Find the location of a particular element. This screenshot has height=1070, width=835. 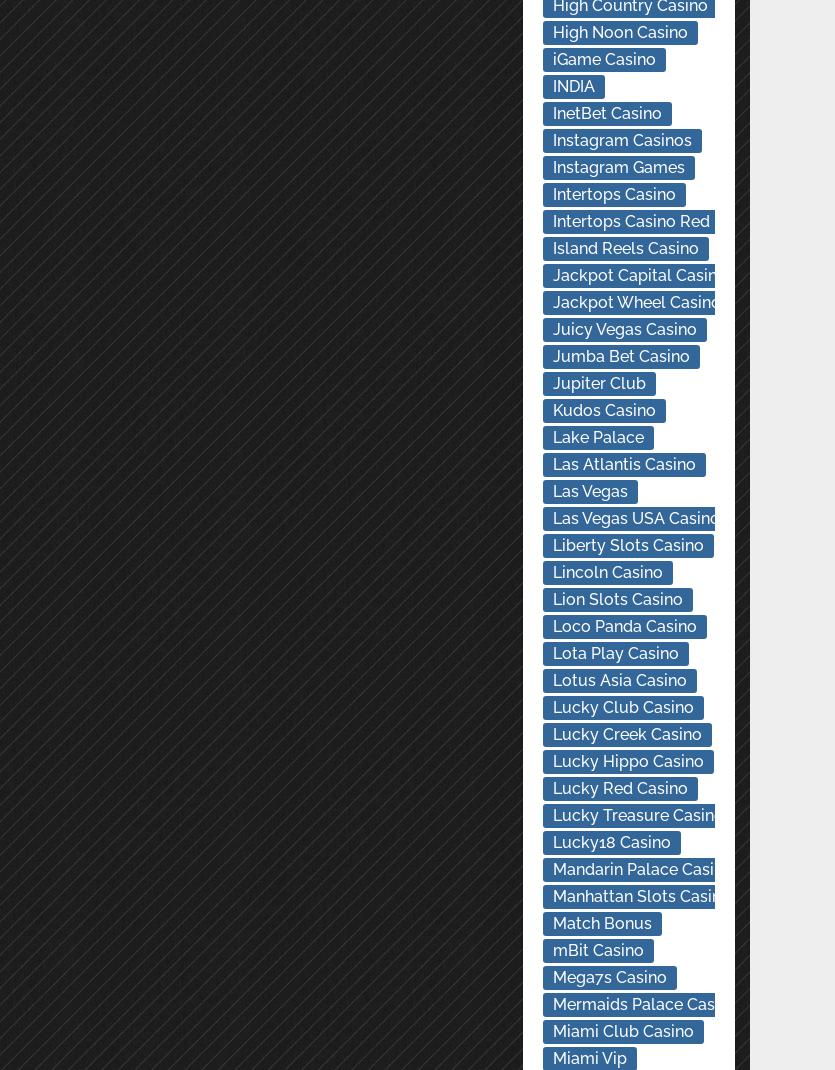

'Las Atlantis Casino' is located at coordinates (622, 464).